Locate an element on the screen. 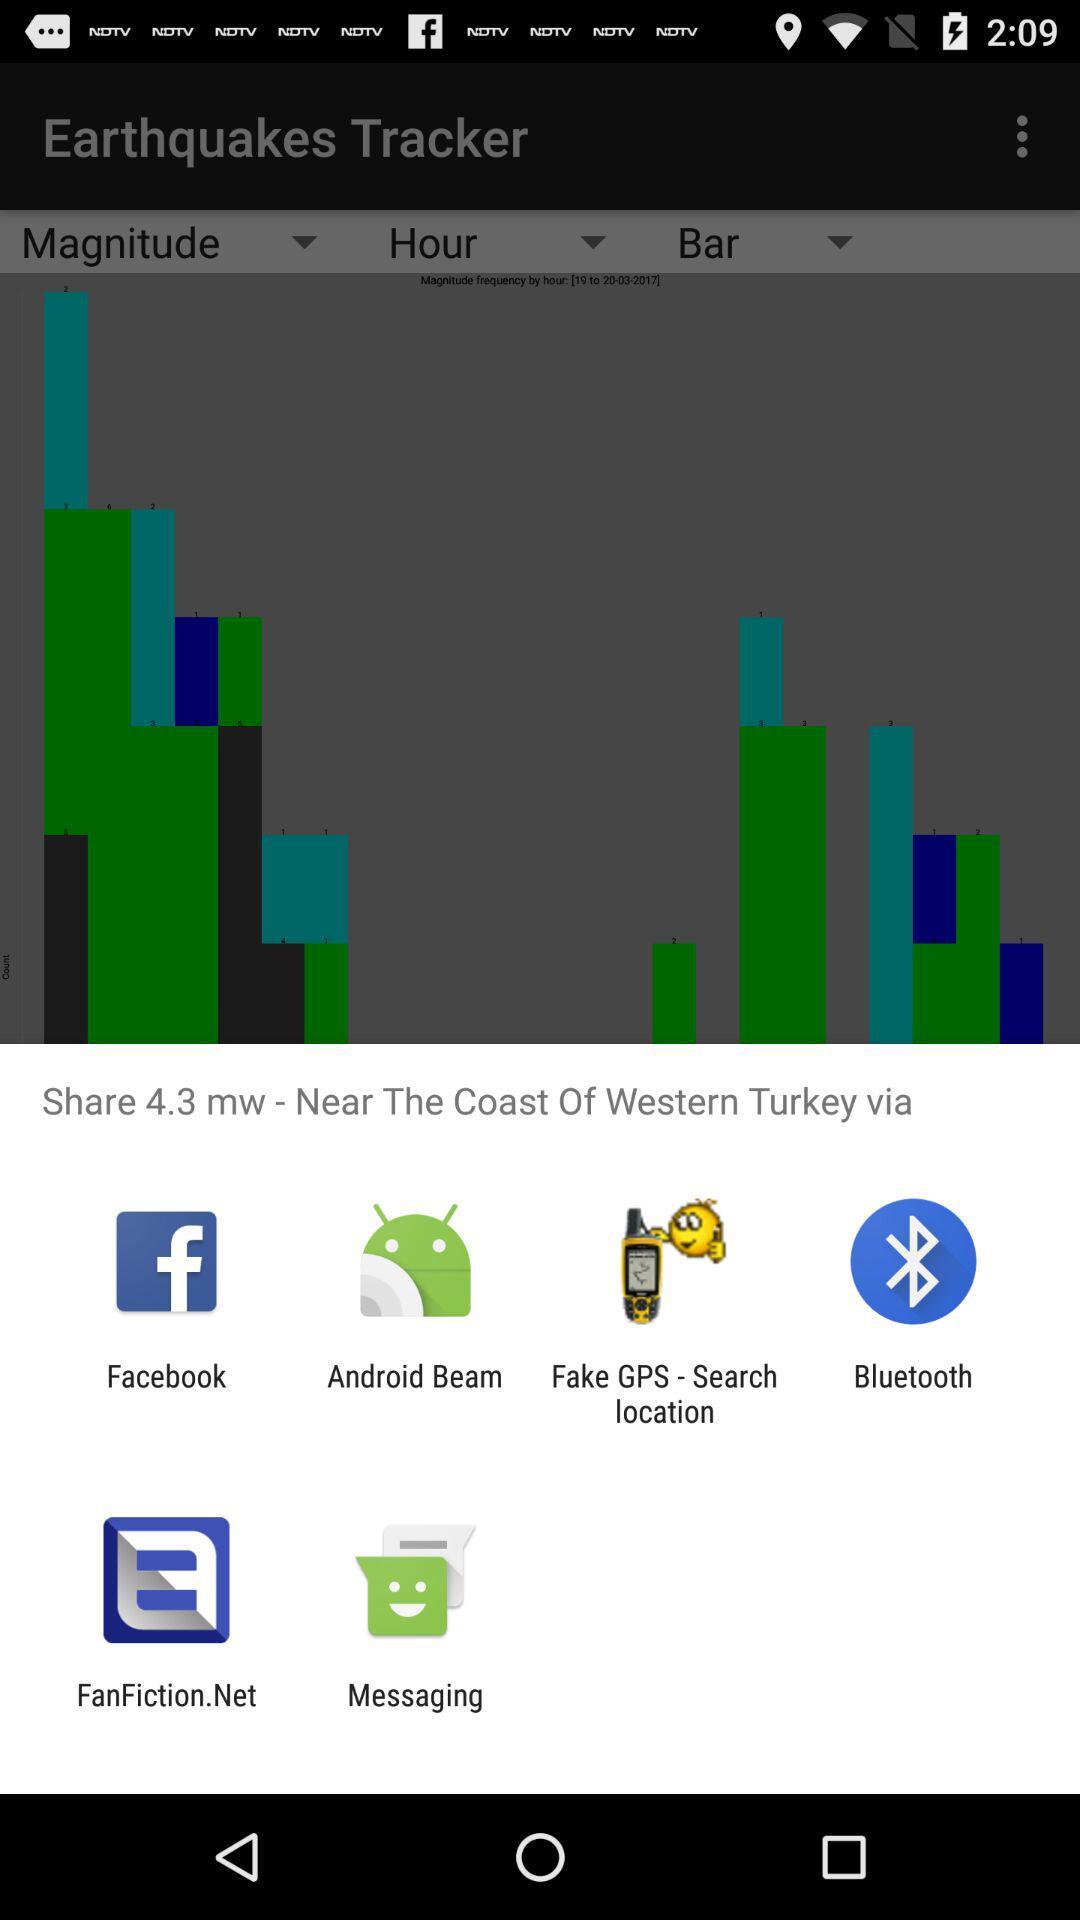  the app to the right of the facebook item is located at coordinates (414, 1392).